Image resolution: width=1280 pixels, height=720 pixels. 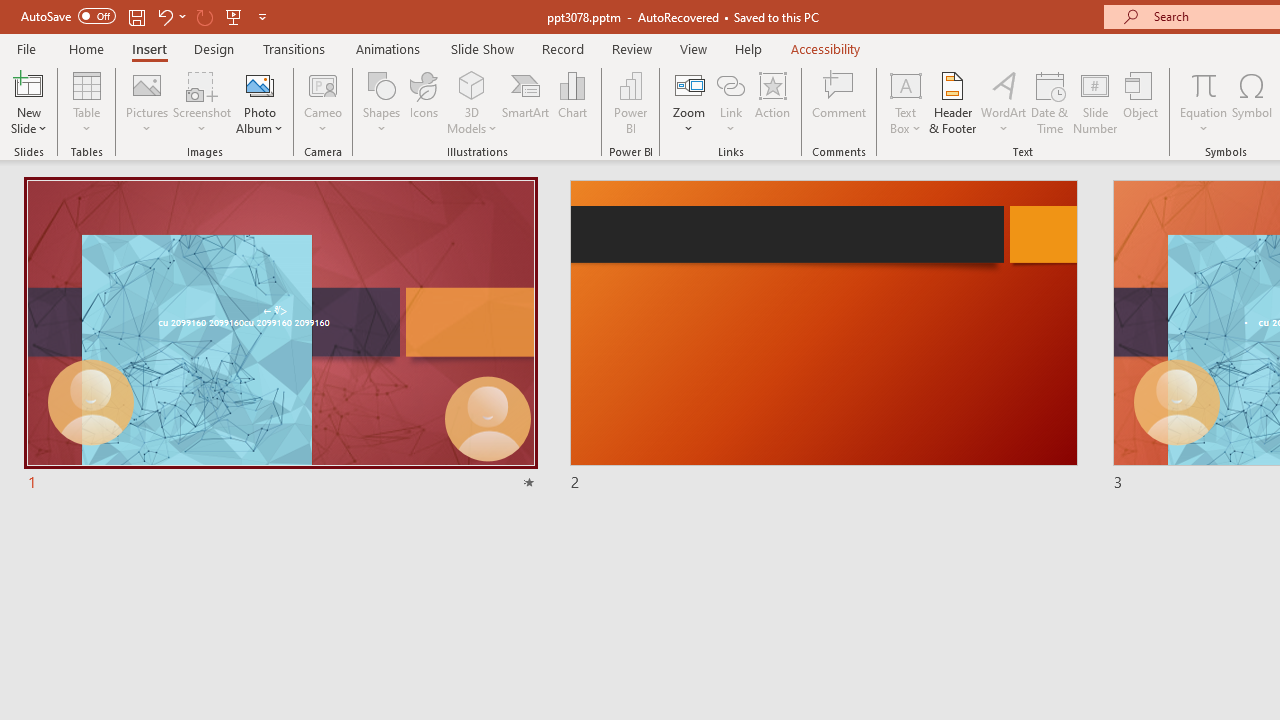 What do you see at coordinates (202, 103) in the screenshot?
I see `'Screenshot'` at bounding box center [202, 103].